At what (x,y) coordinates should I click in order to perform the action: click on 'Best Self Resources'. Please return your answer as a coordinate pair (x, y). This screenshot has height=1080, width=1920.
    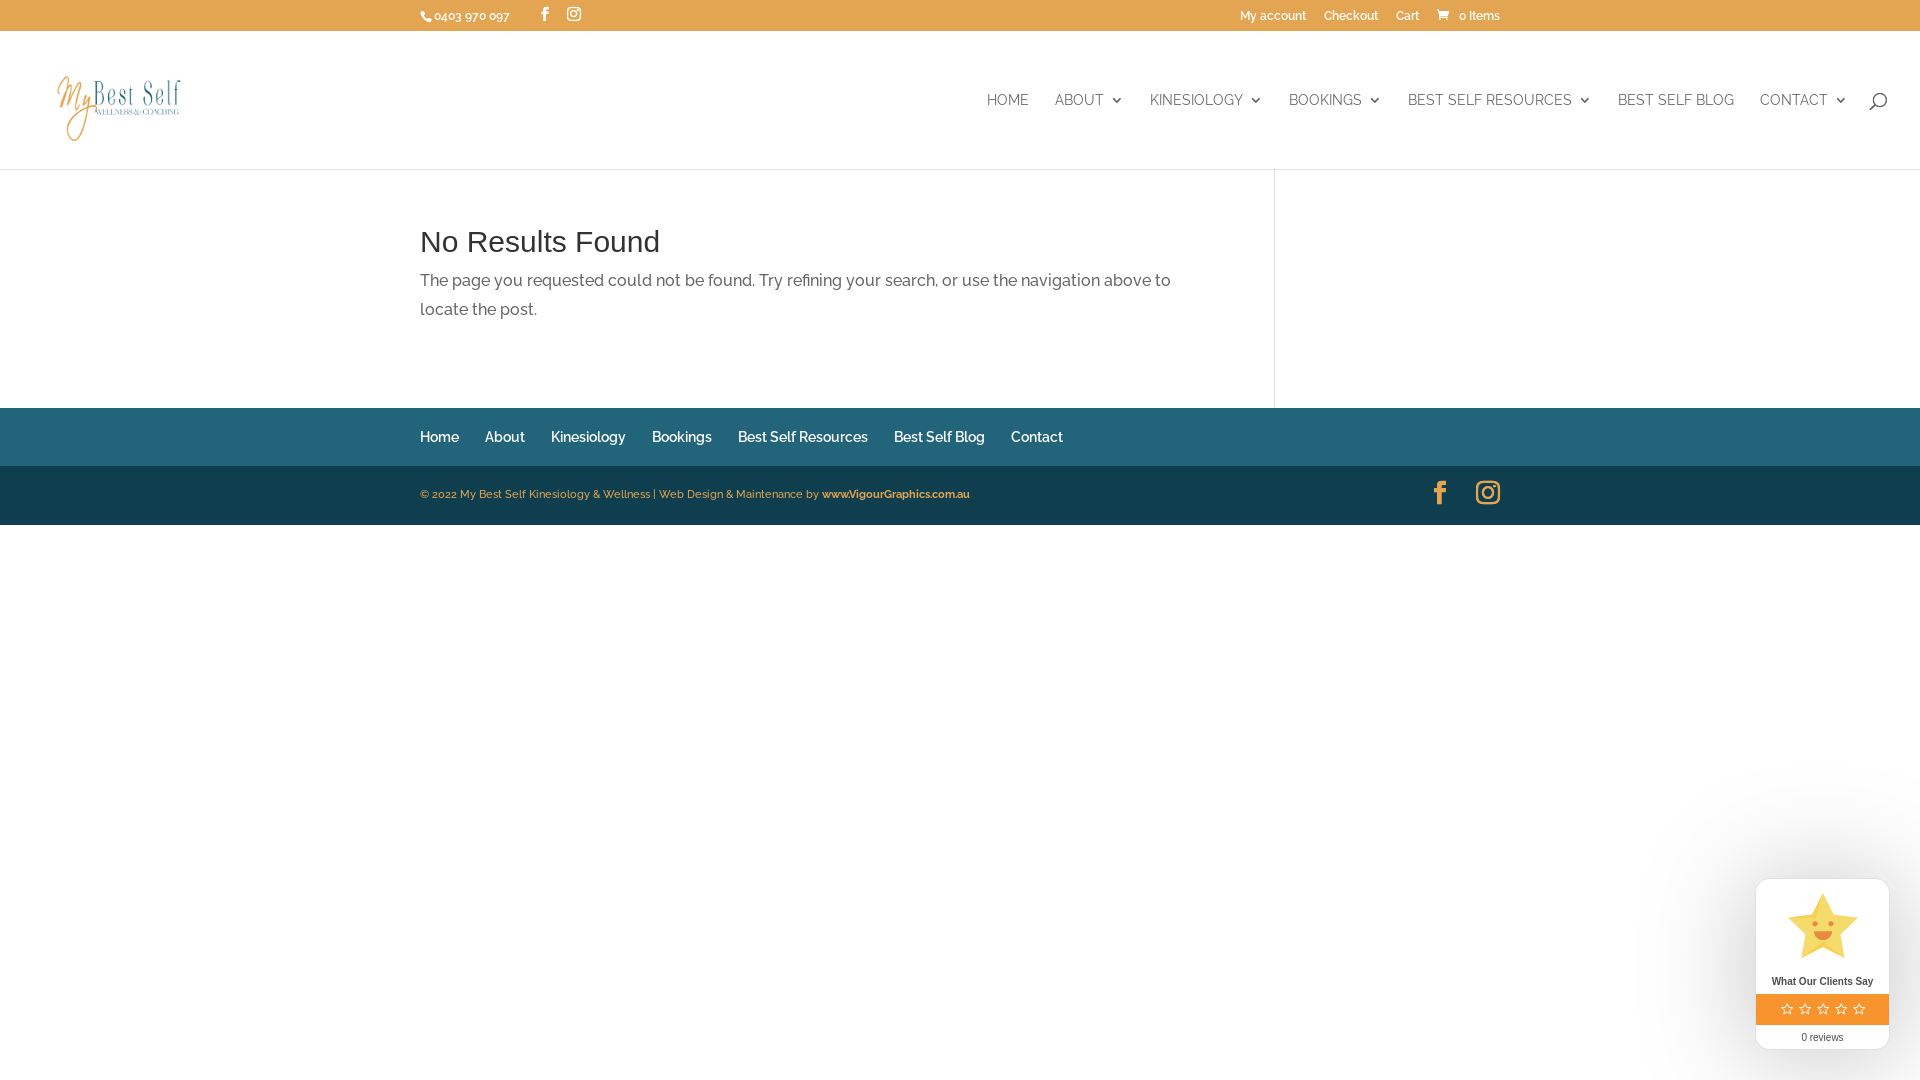
    Looking at the image, I should click on (802, 435).